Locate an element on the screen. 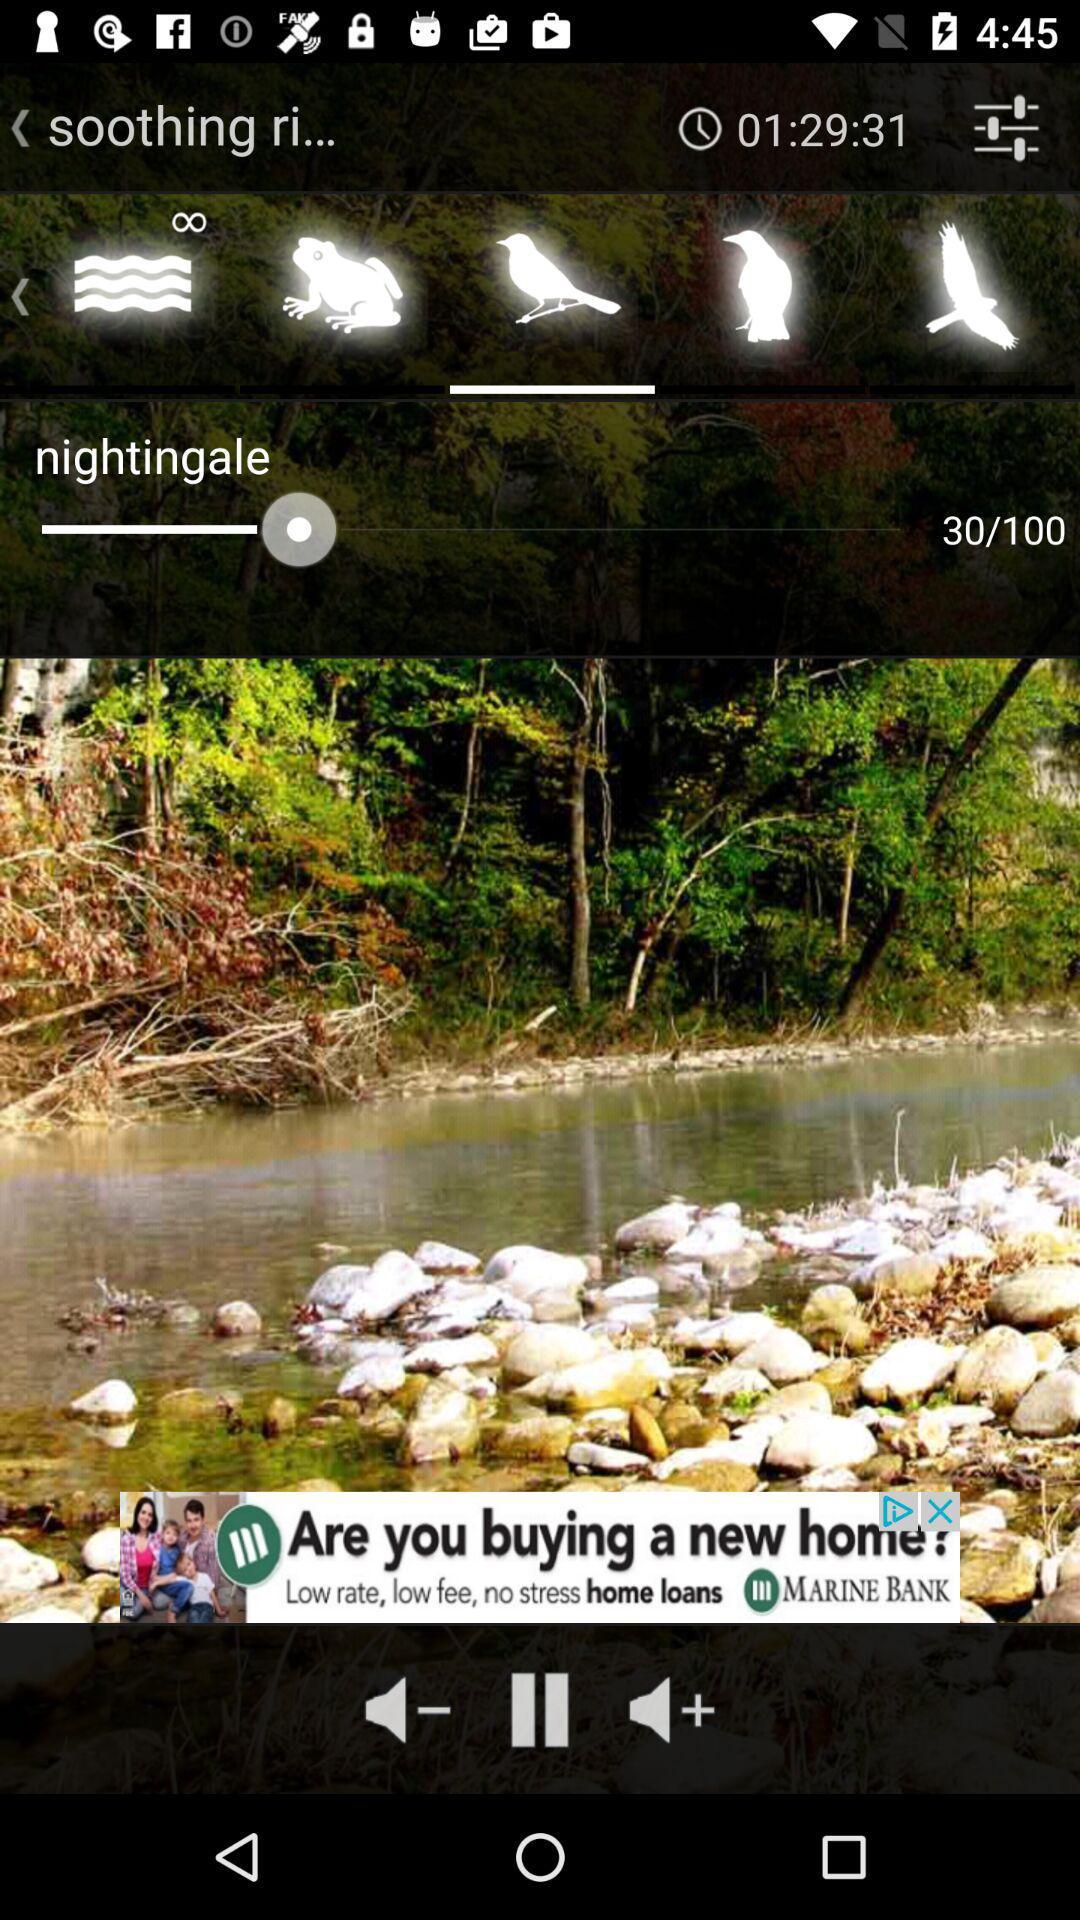  an advertisement is located at coordinates (540, 1556).